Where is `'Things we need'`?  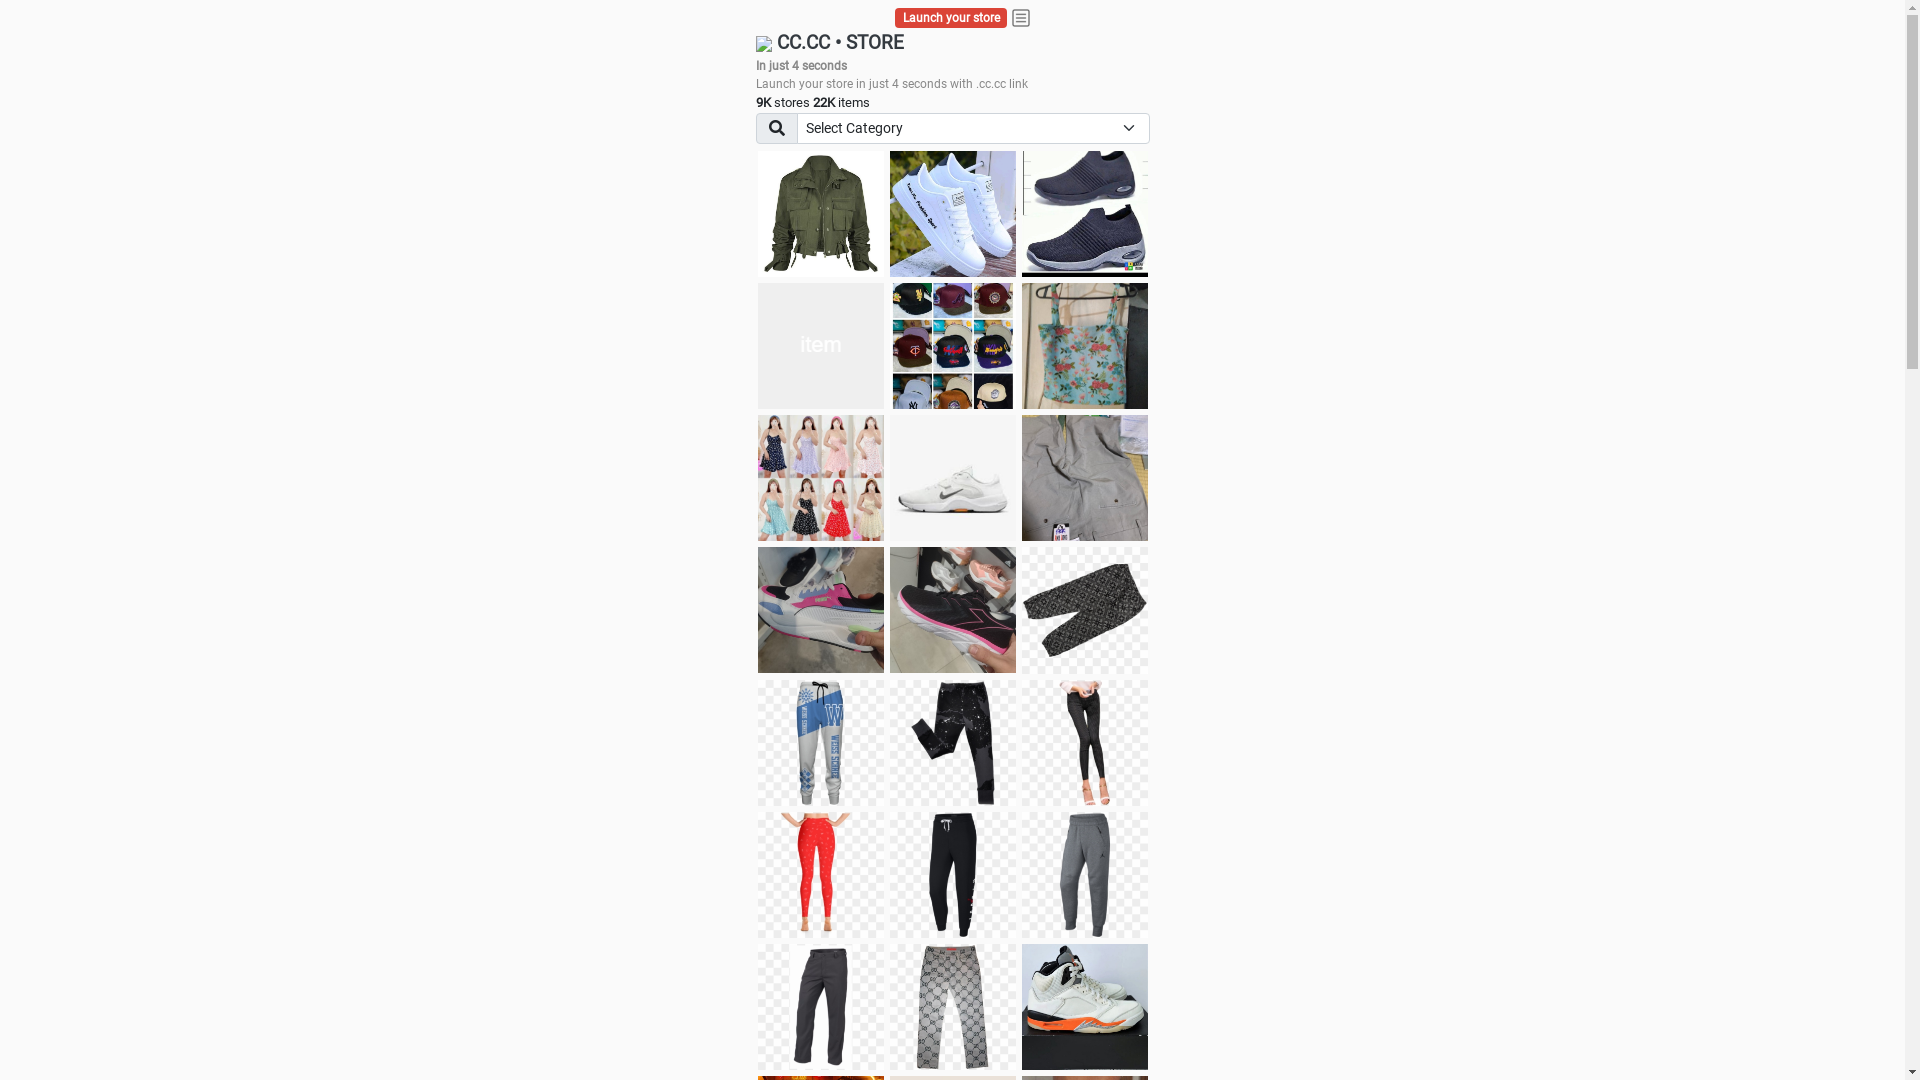 'Things we need' is located at coordinates (888, 345).